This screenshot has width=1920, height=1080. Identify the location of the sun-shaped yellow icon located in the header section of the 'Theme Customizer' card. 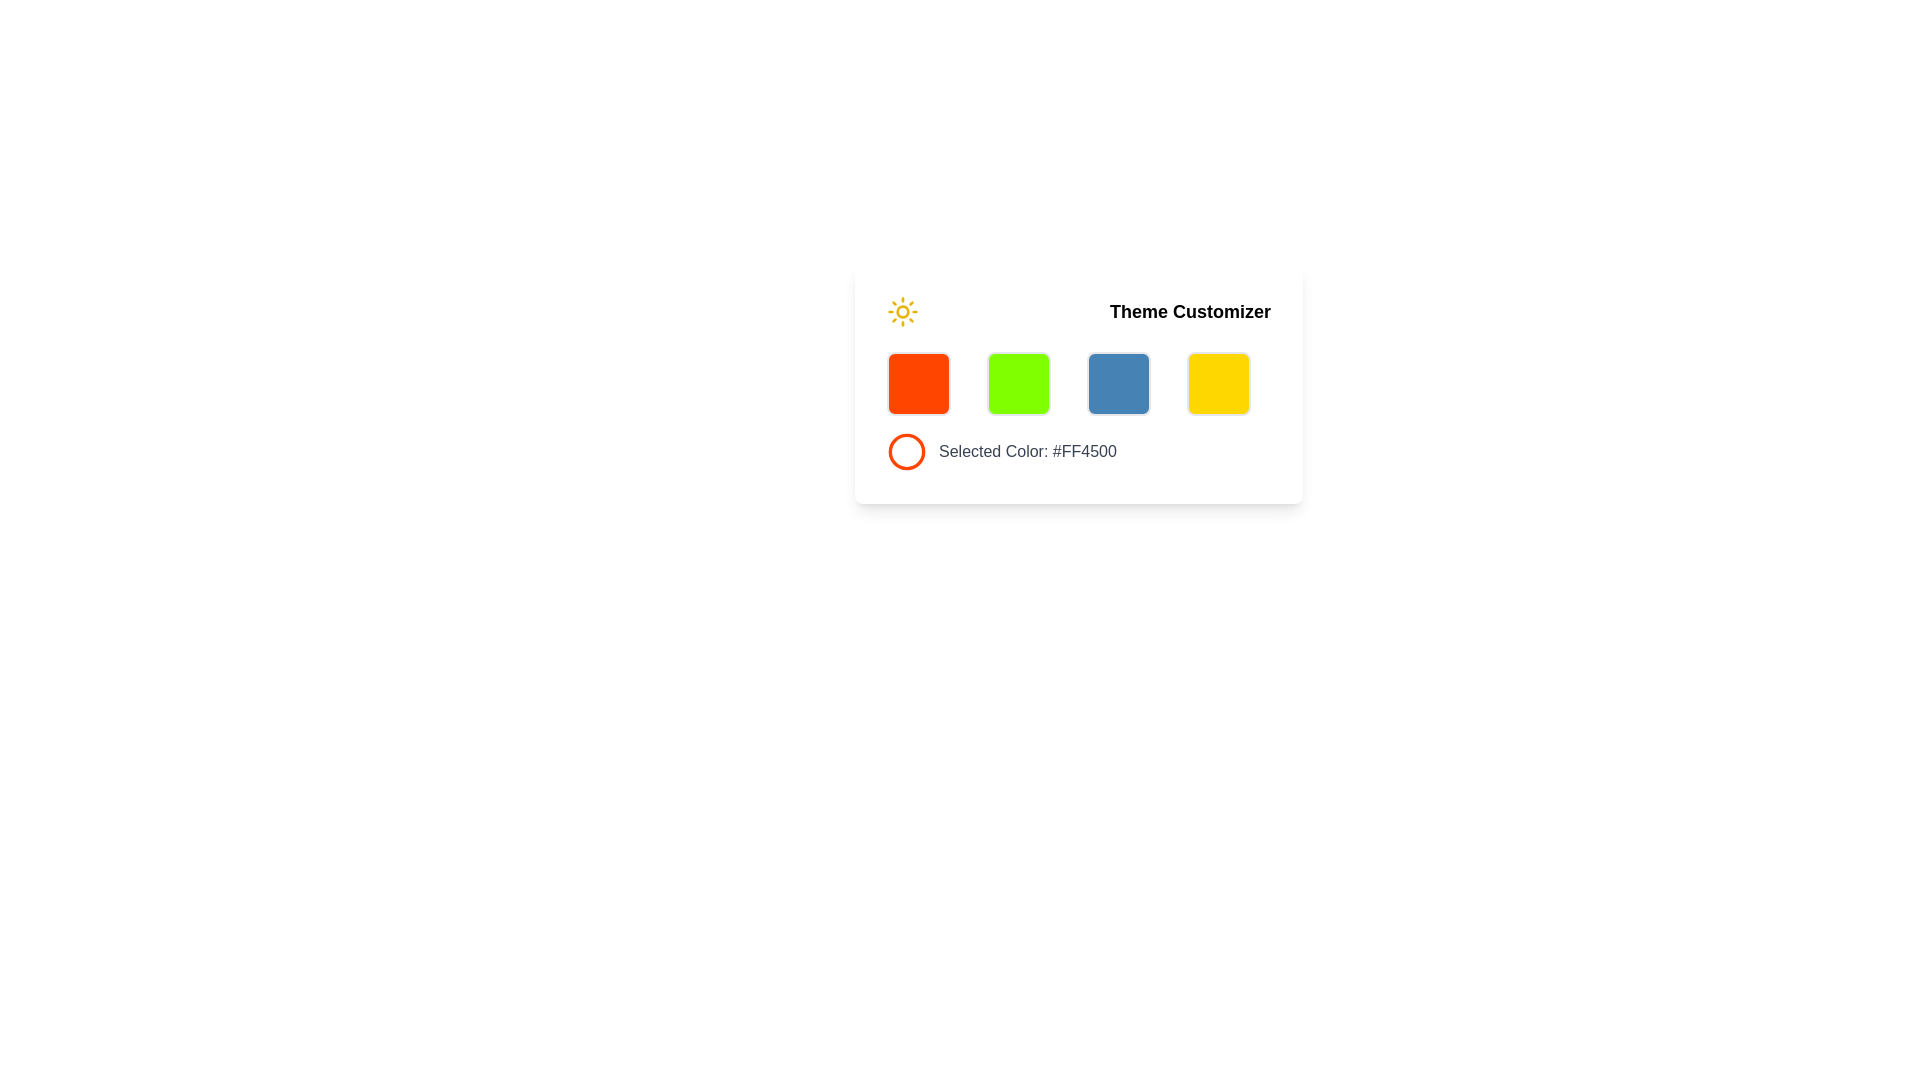
(901, 312).